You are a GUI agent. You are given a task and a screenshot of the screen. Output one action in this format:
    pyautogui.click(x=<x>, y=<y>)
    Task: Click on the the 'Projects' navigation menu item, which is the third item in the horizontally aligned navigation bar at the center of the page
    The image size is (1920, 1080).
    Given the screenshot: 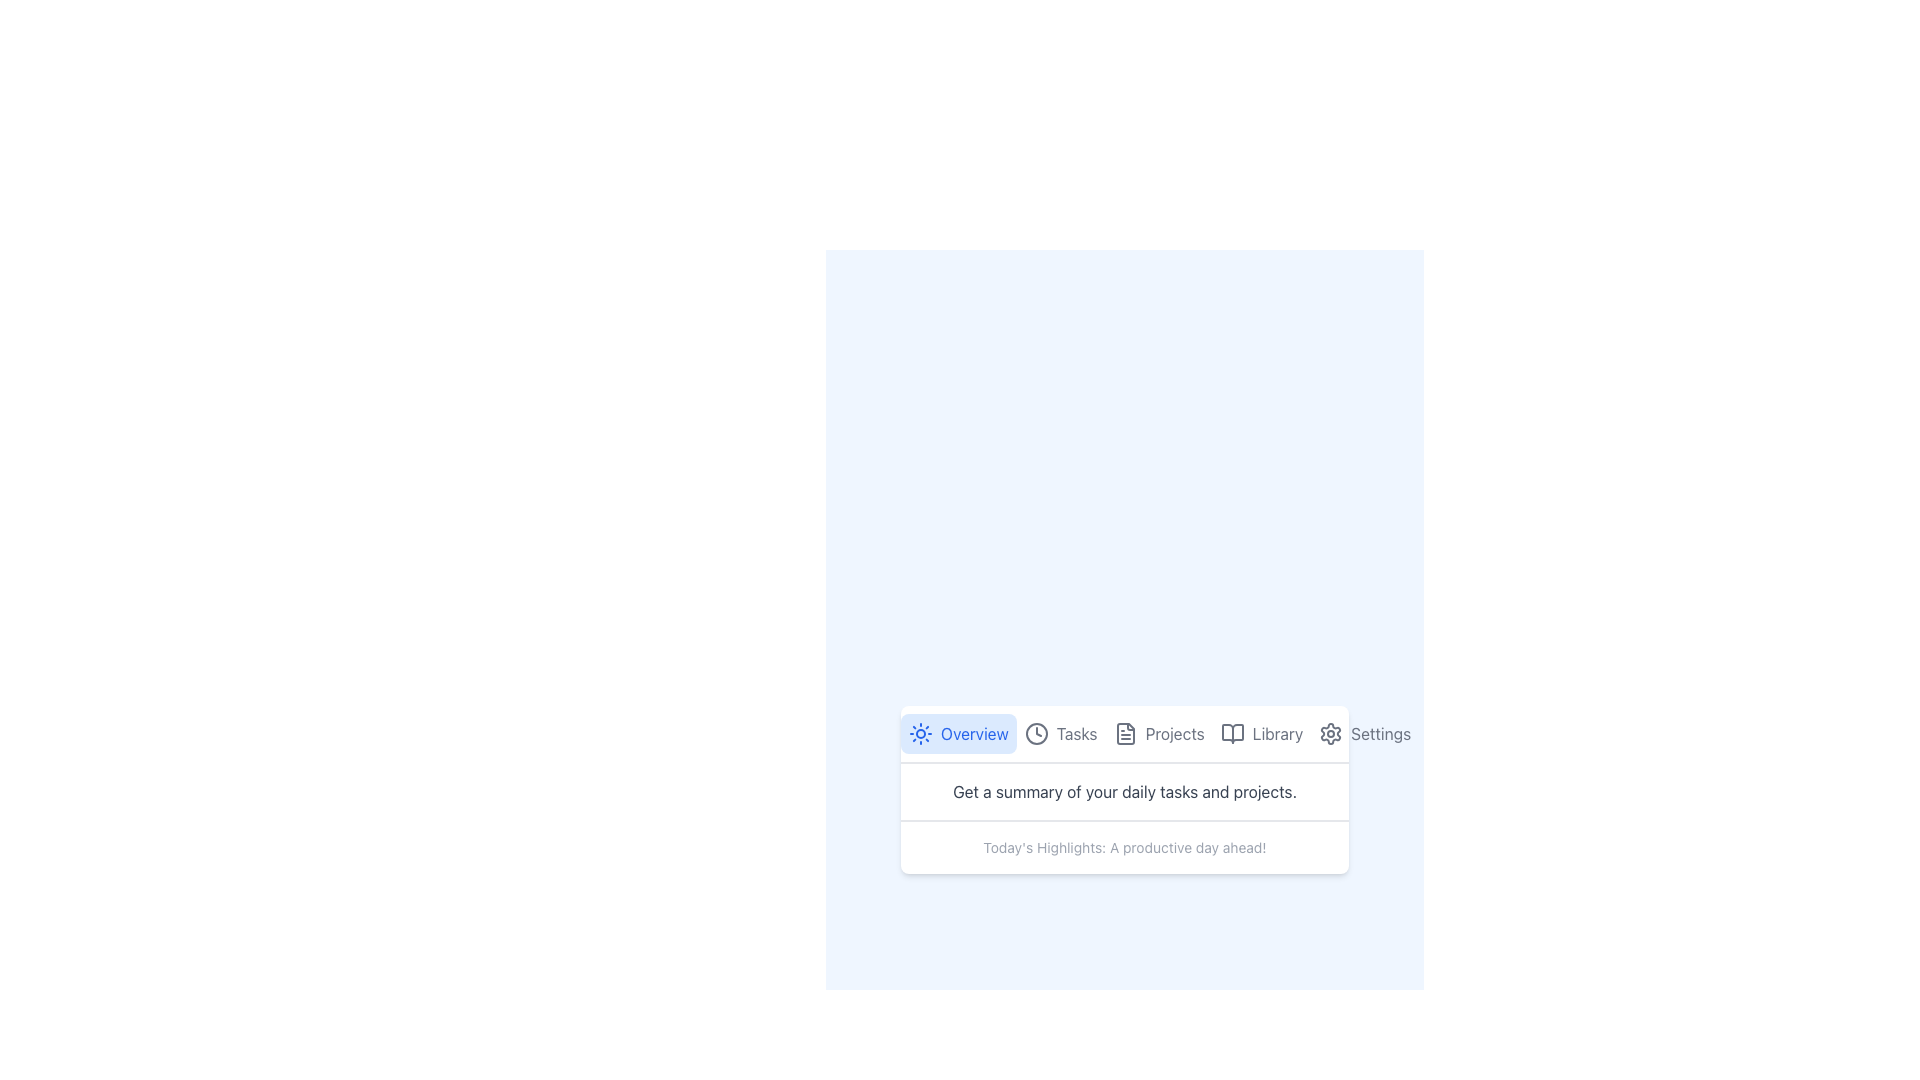 What is the action you would take?
    pyautogui.click(x=1124, y=733)
    